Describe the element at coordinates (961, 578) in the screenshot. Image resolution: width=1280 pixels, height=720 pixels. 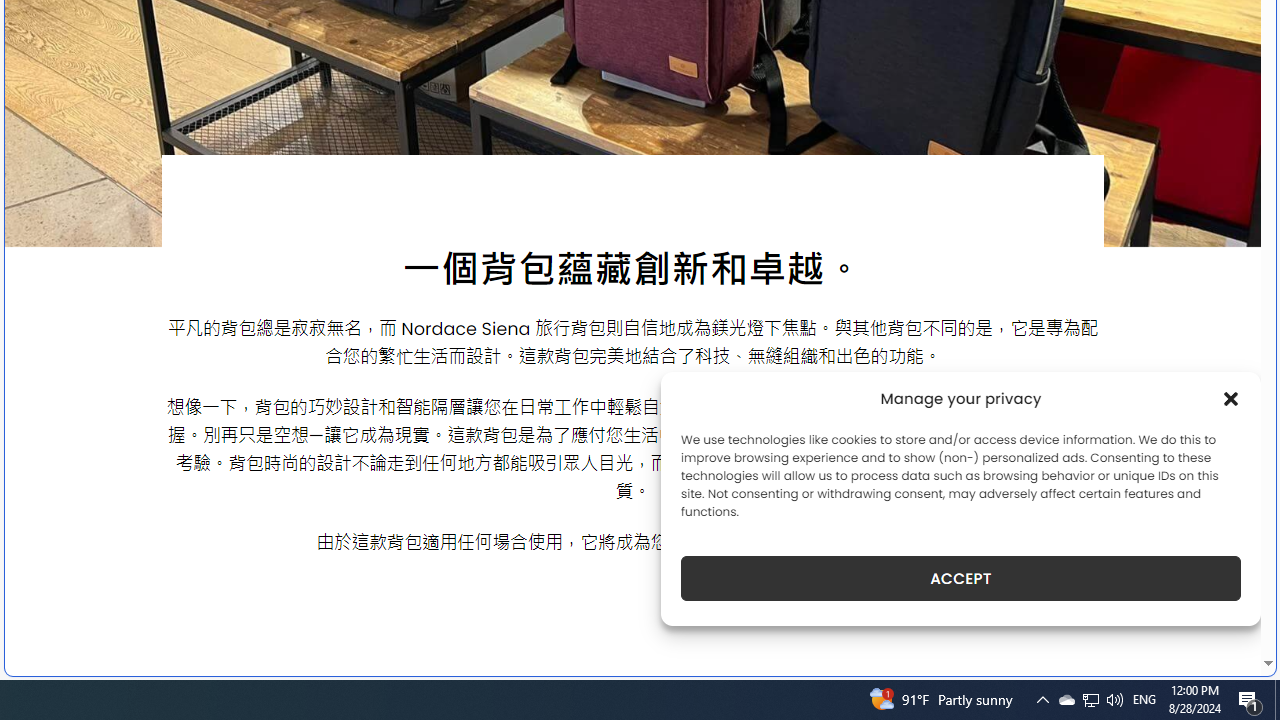
I see `'ACCEPT'` at that location.